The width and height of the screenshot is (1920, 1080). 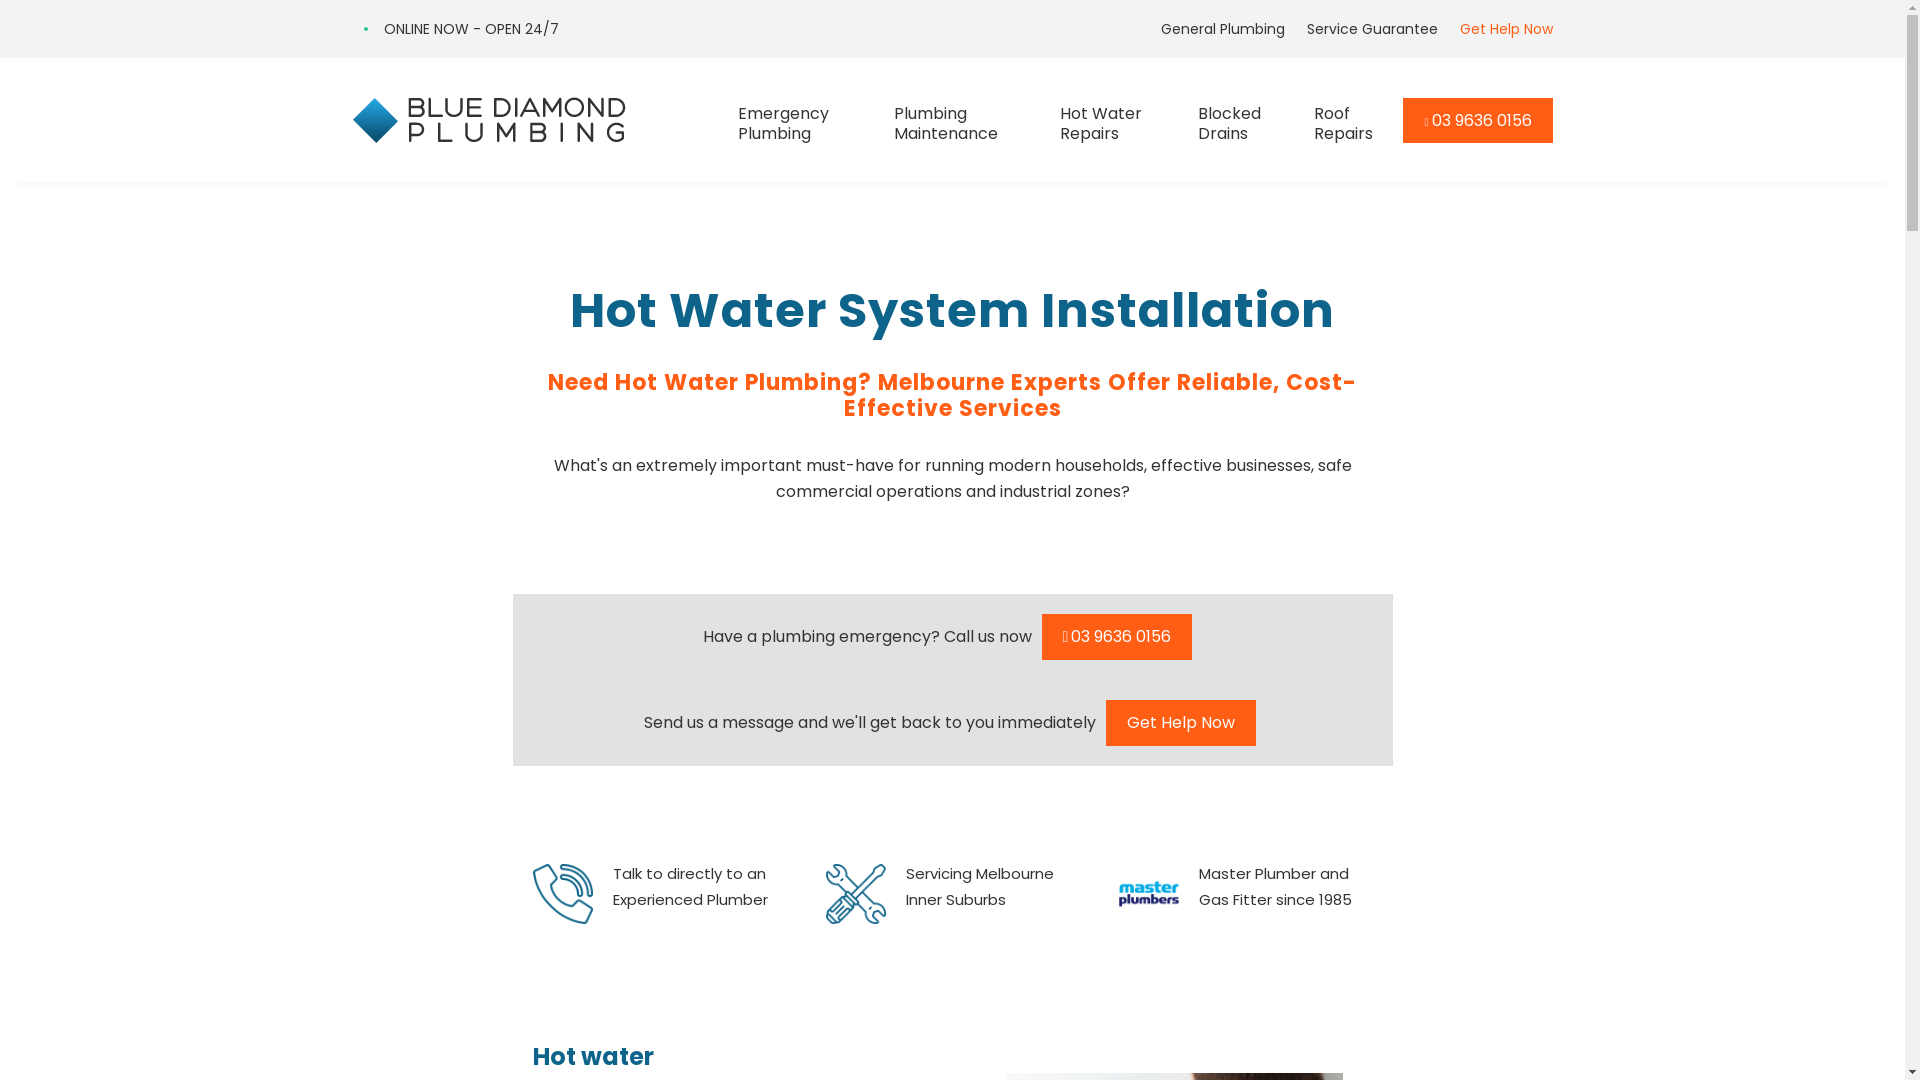 What do you see at coordinates (1477, 120) in the screenshot?
I see `'03 9636 0156'` at bounding box center [1477, 120].